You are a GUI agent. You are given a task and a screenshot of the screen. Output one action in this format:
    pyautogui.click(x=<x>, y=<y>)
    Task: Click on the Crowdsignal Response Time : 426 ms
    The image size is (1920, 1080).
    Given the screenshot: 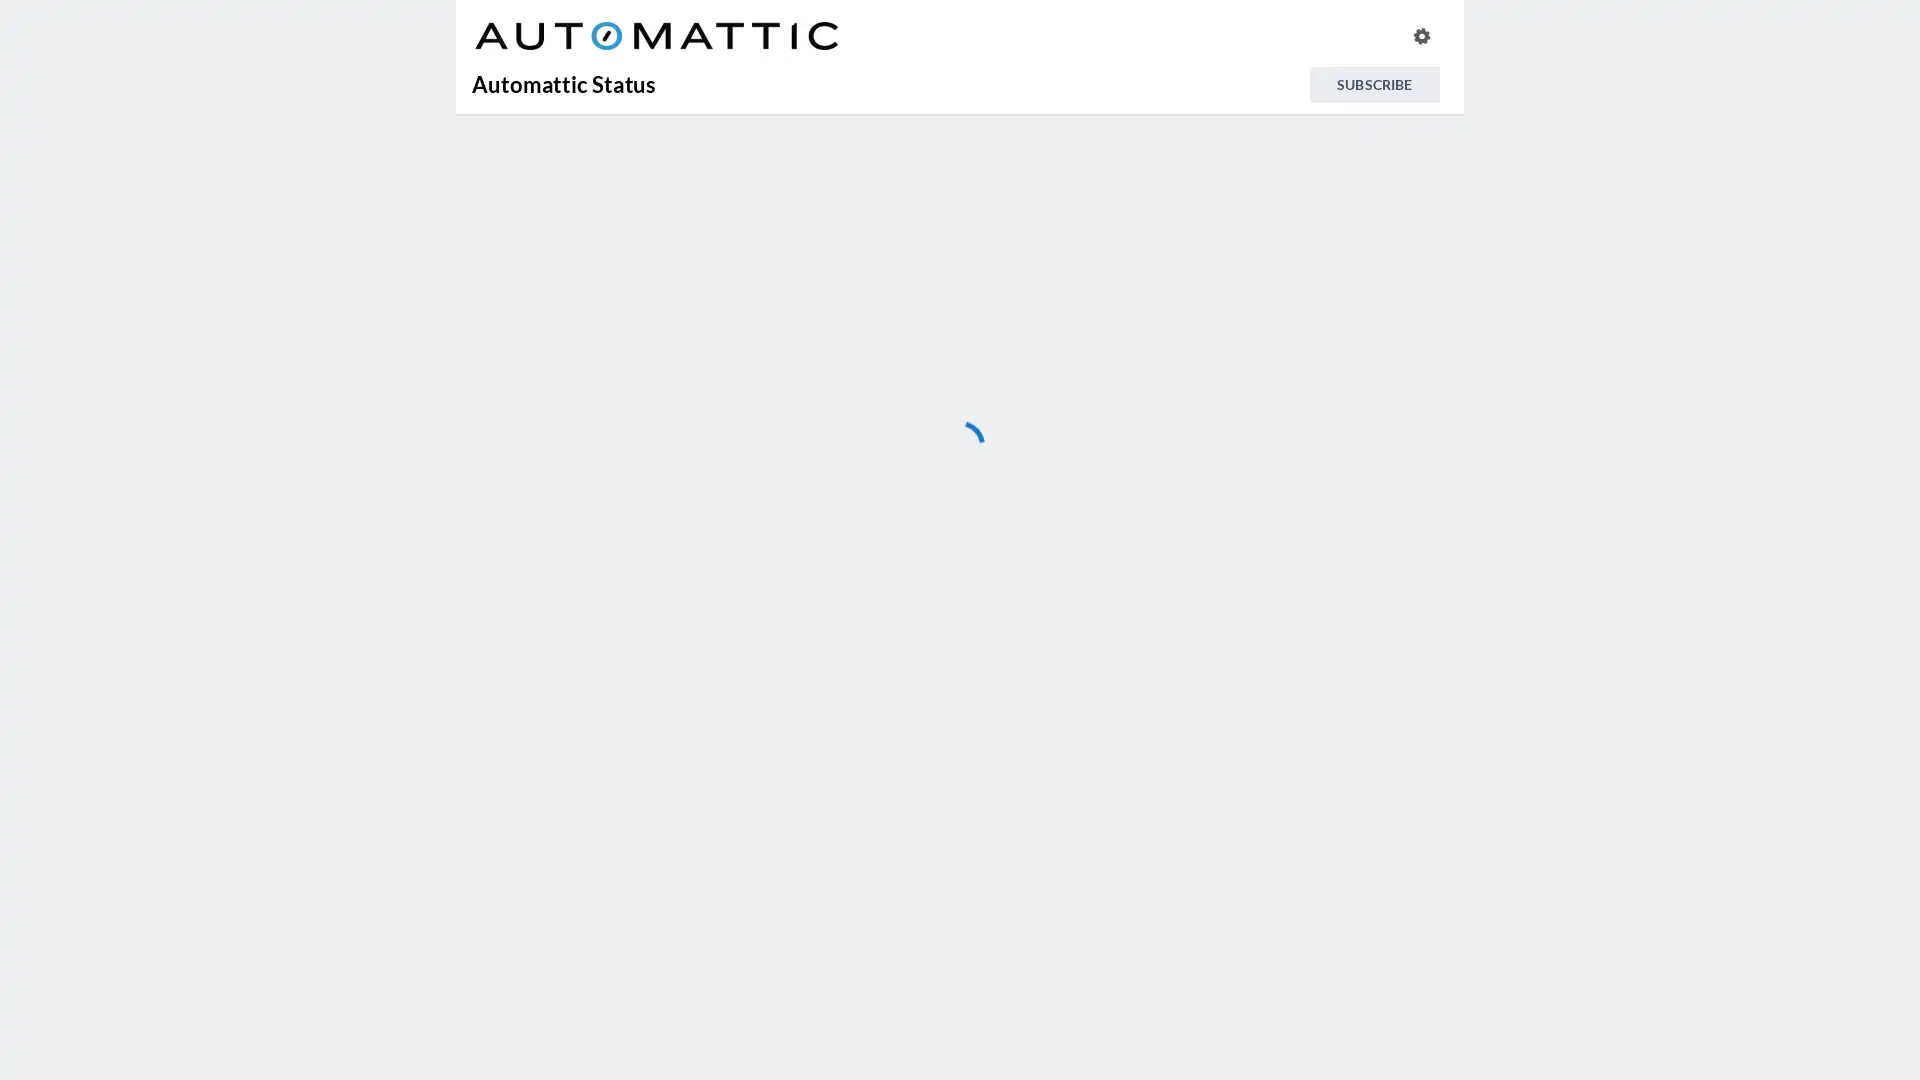 What is the action you would take?
    pyautogui.click(x=838, y=470)
    